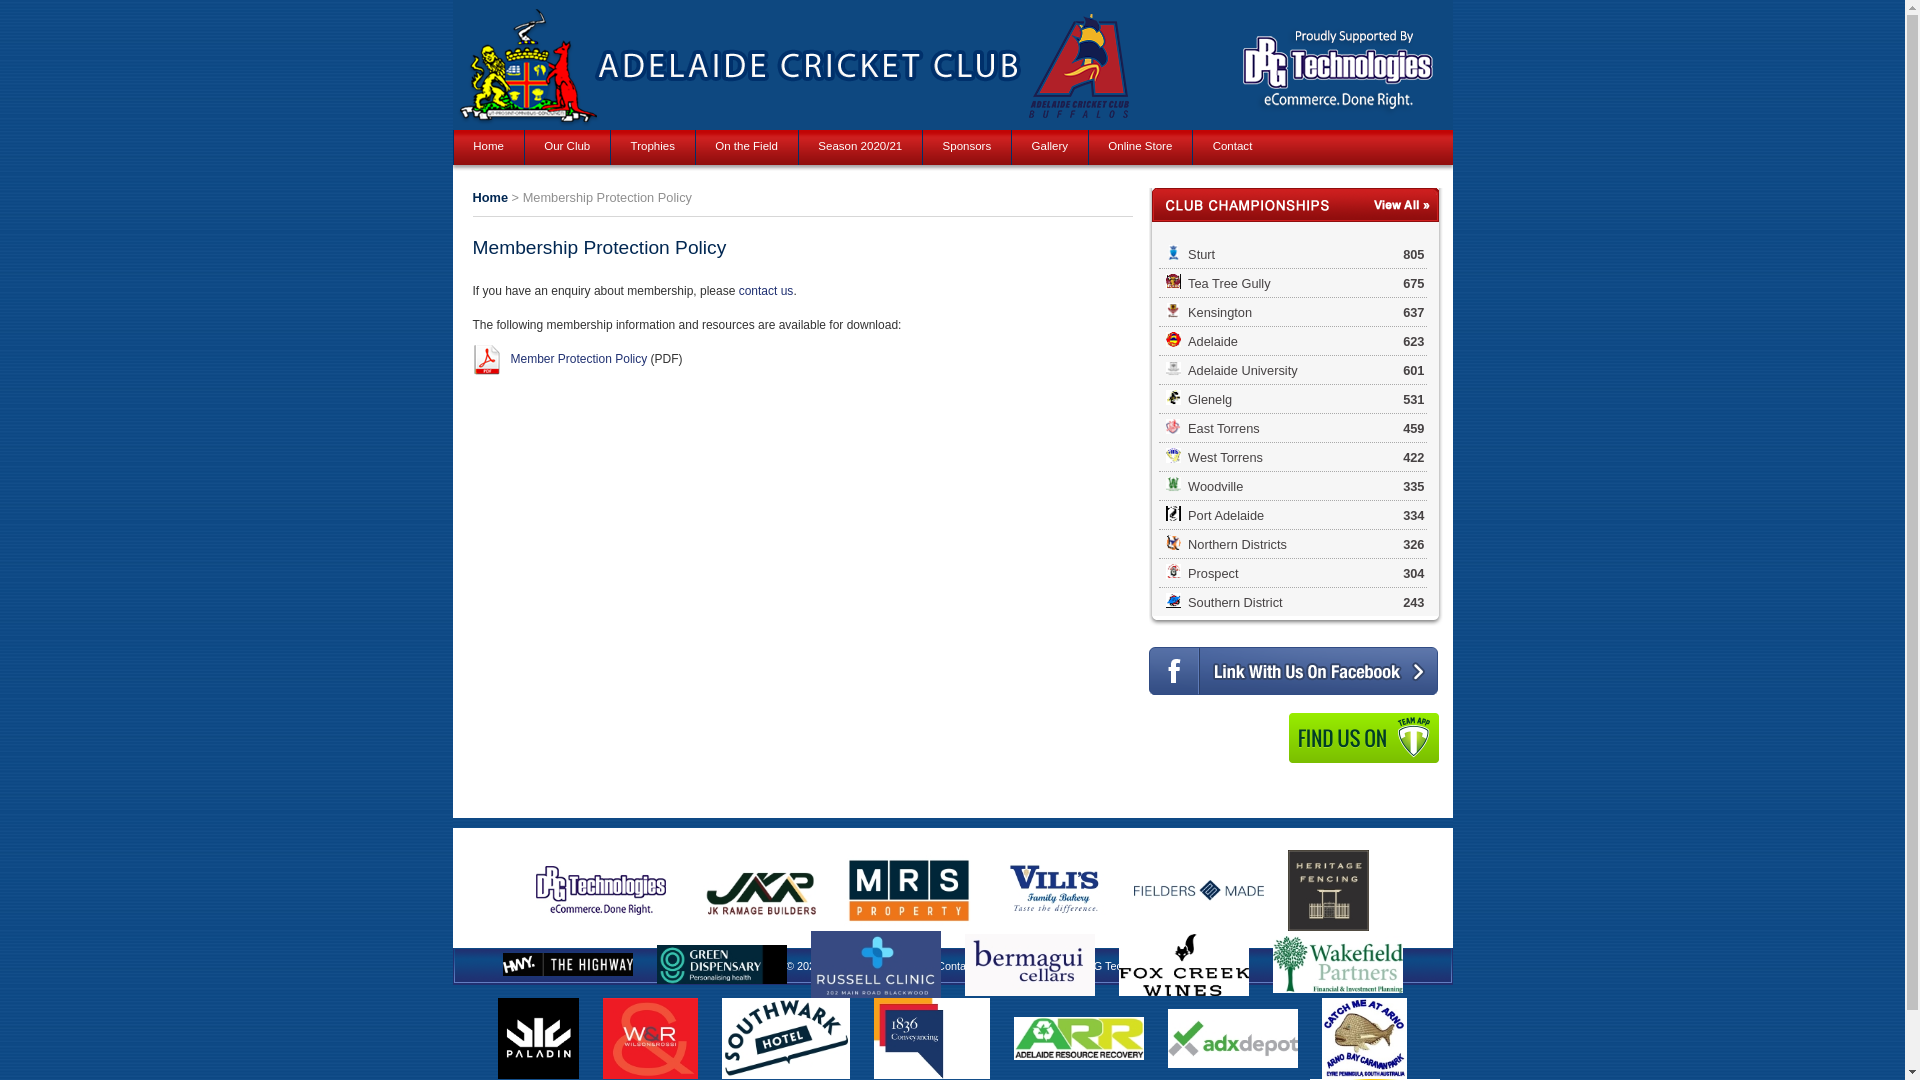  I want to click on 'Season 2020/21', so click(797, 145).